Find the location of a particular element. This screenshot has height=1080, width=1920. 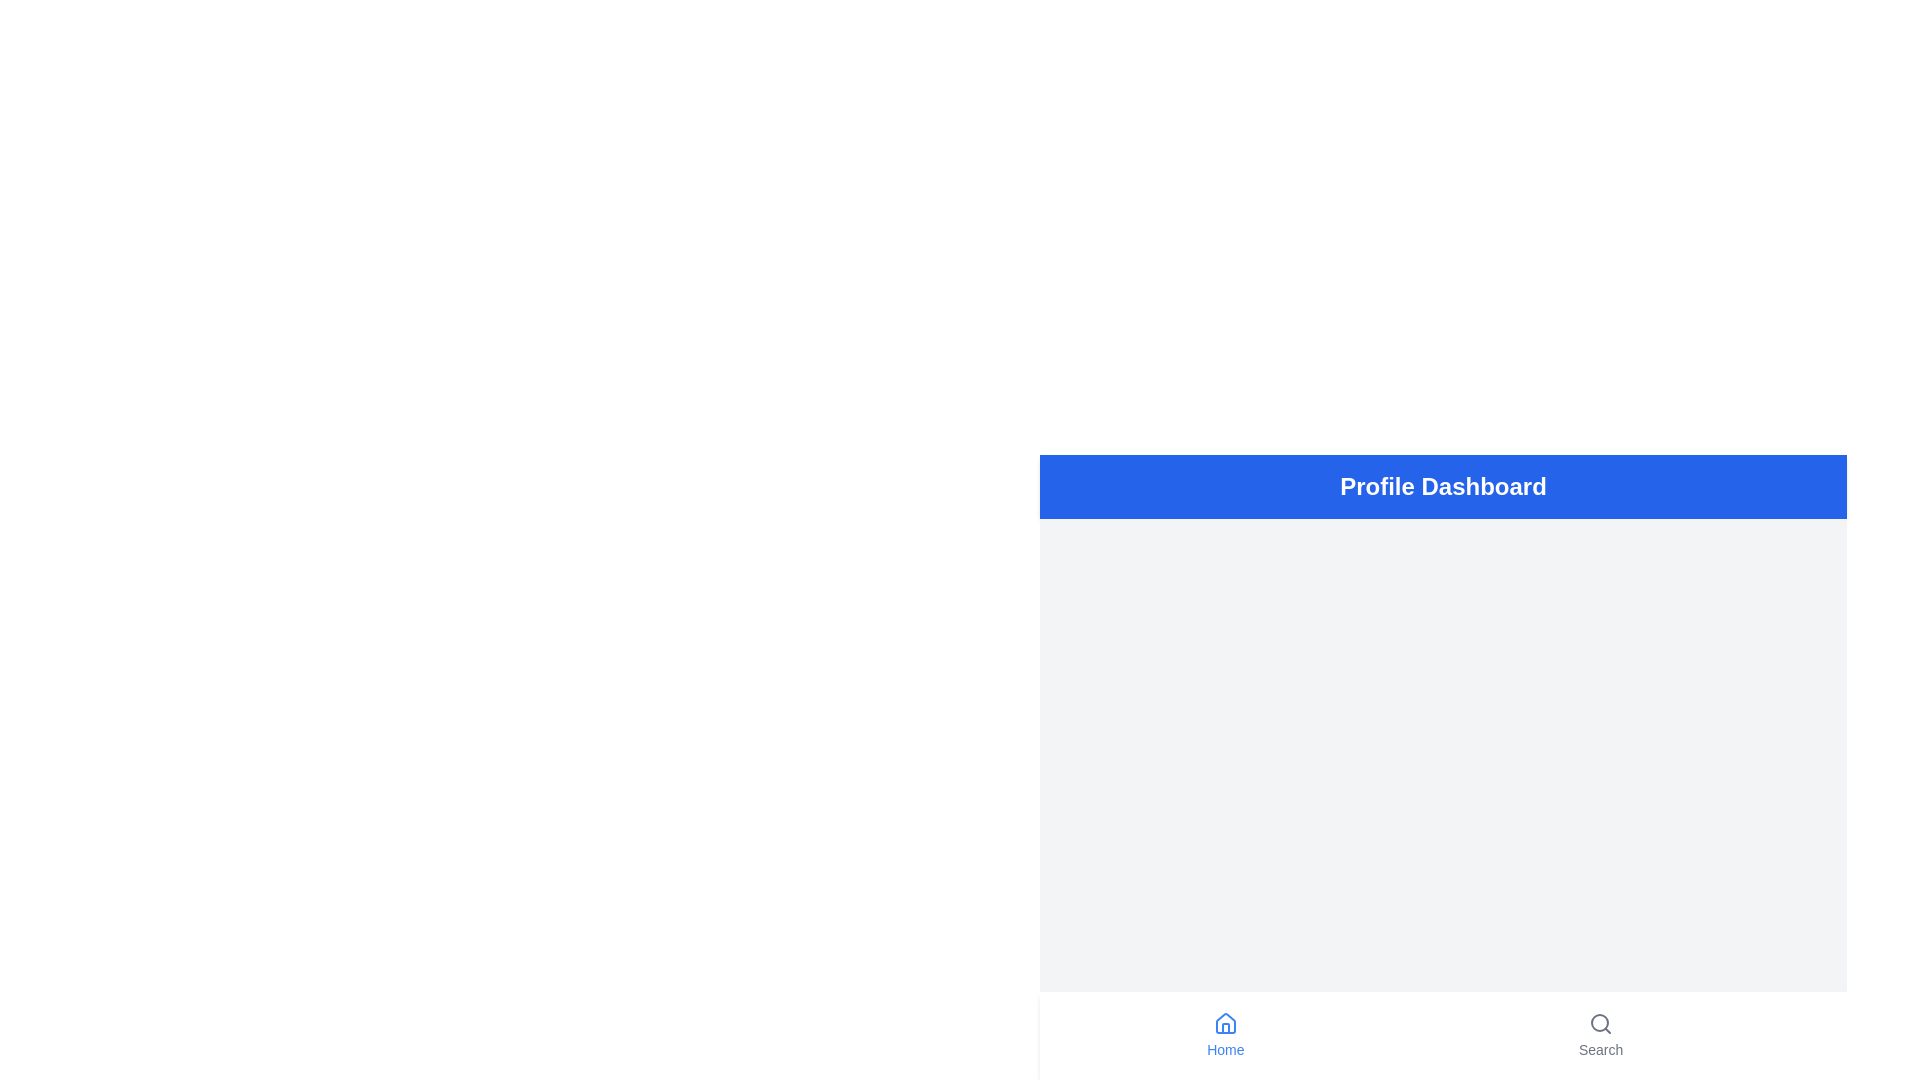

the search icon located in the bottom navigation bar is located at coordinates (1601, 1023).